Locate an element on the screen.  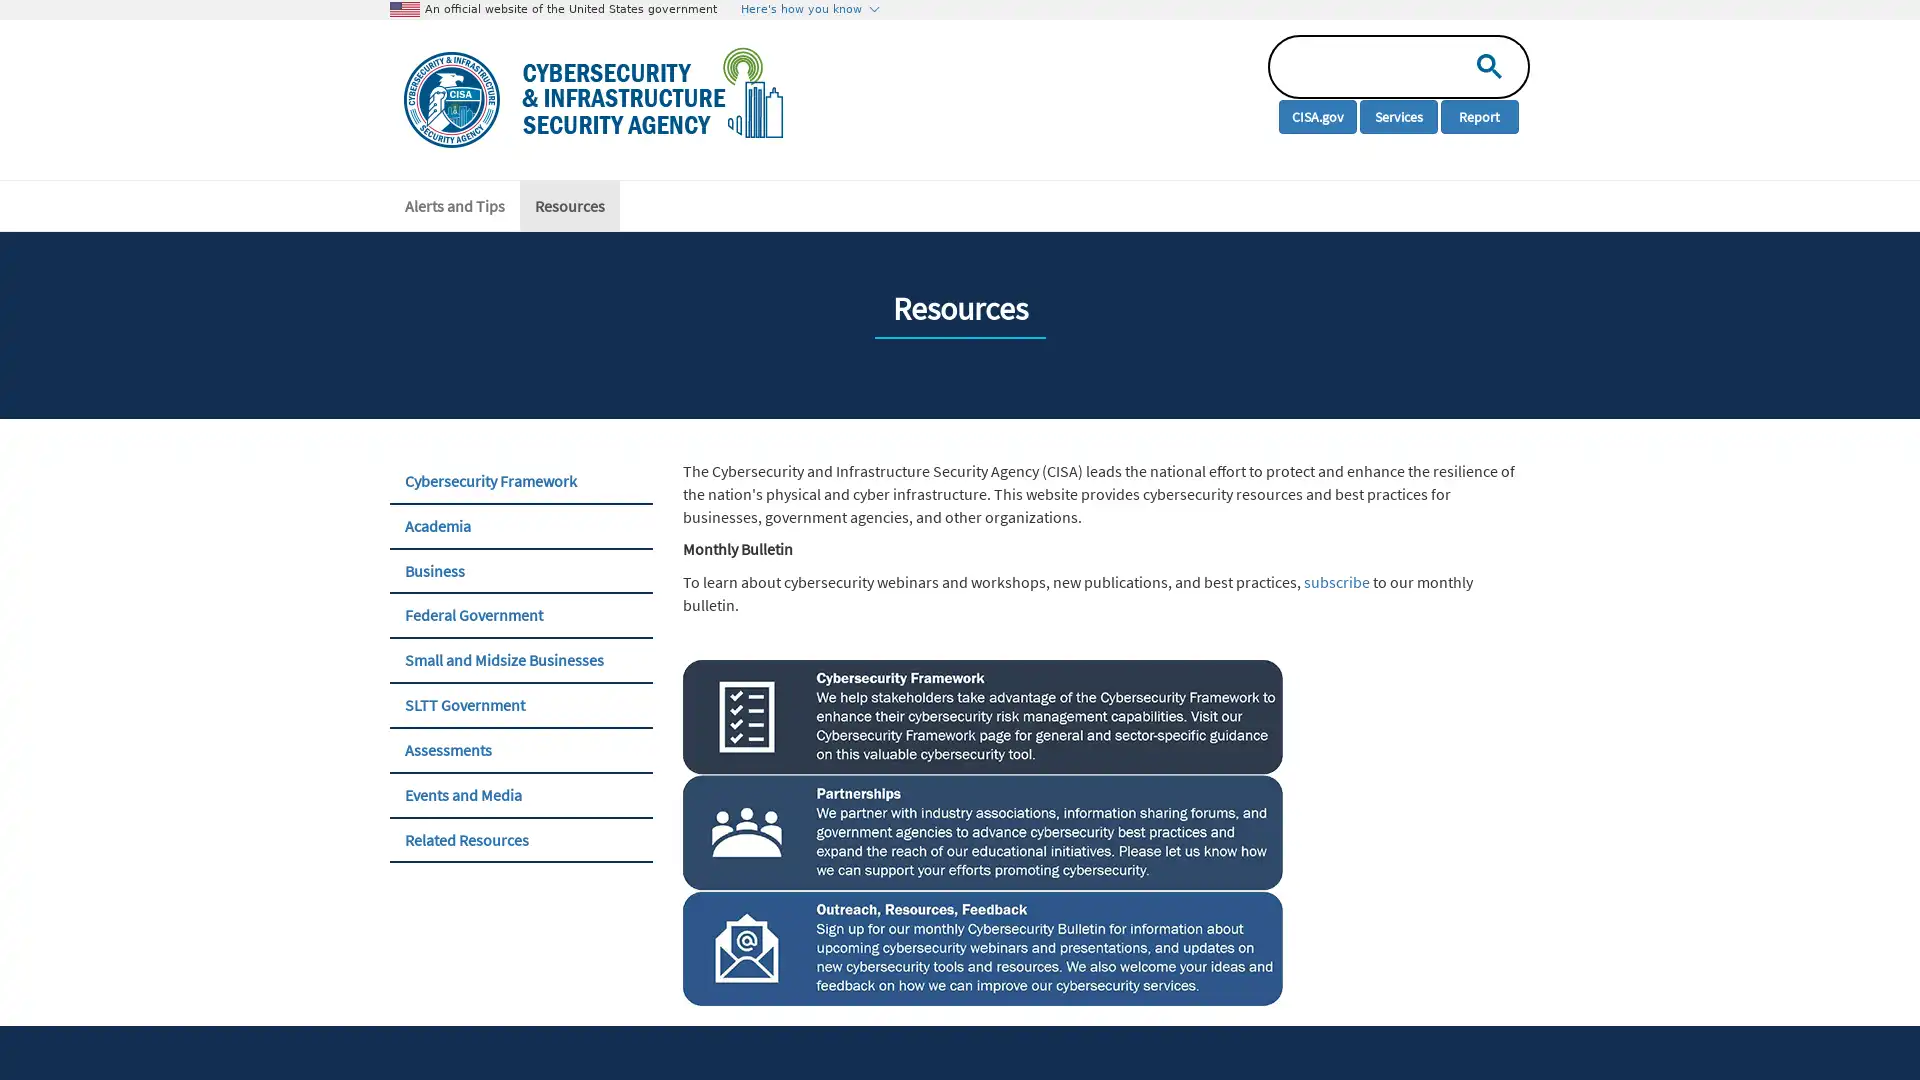
search is located at coordinates (1484, 64).